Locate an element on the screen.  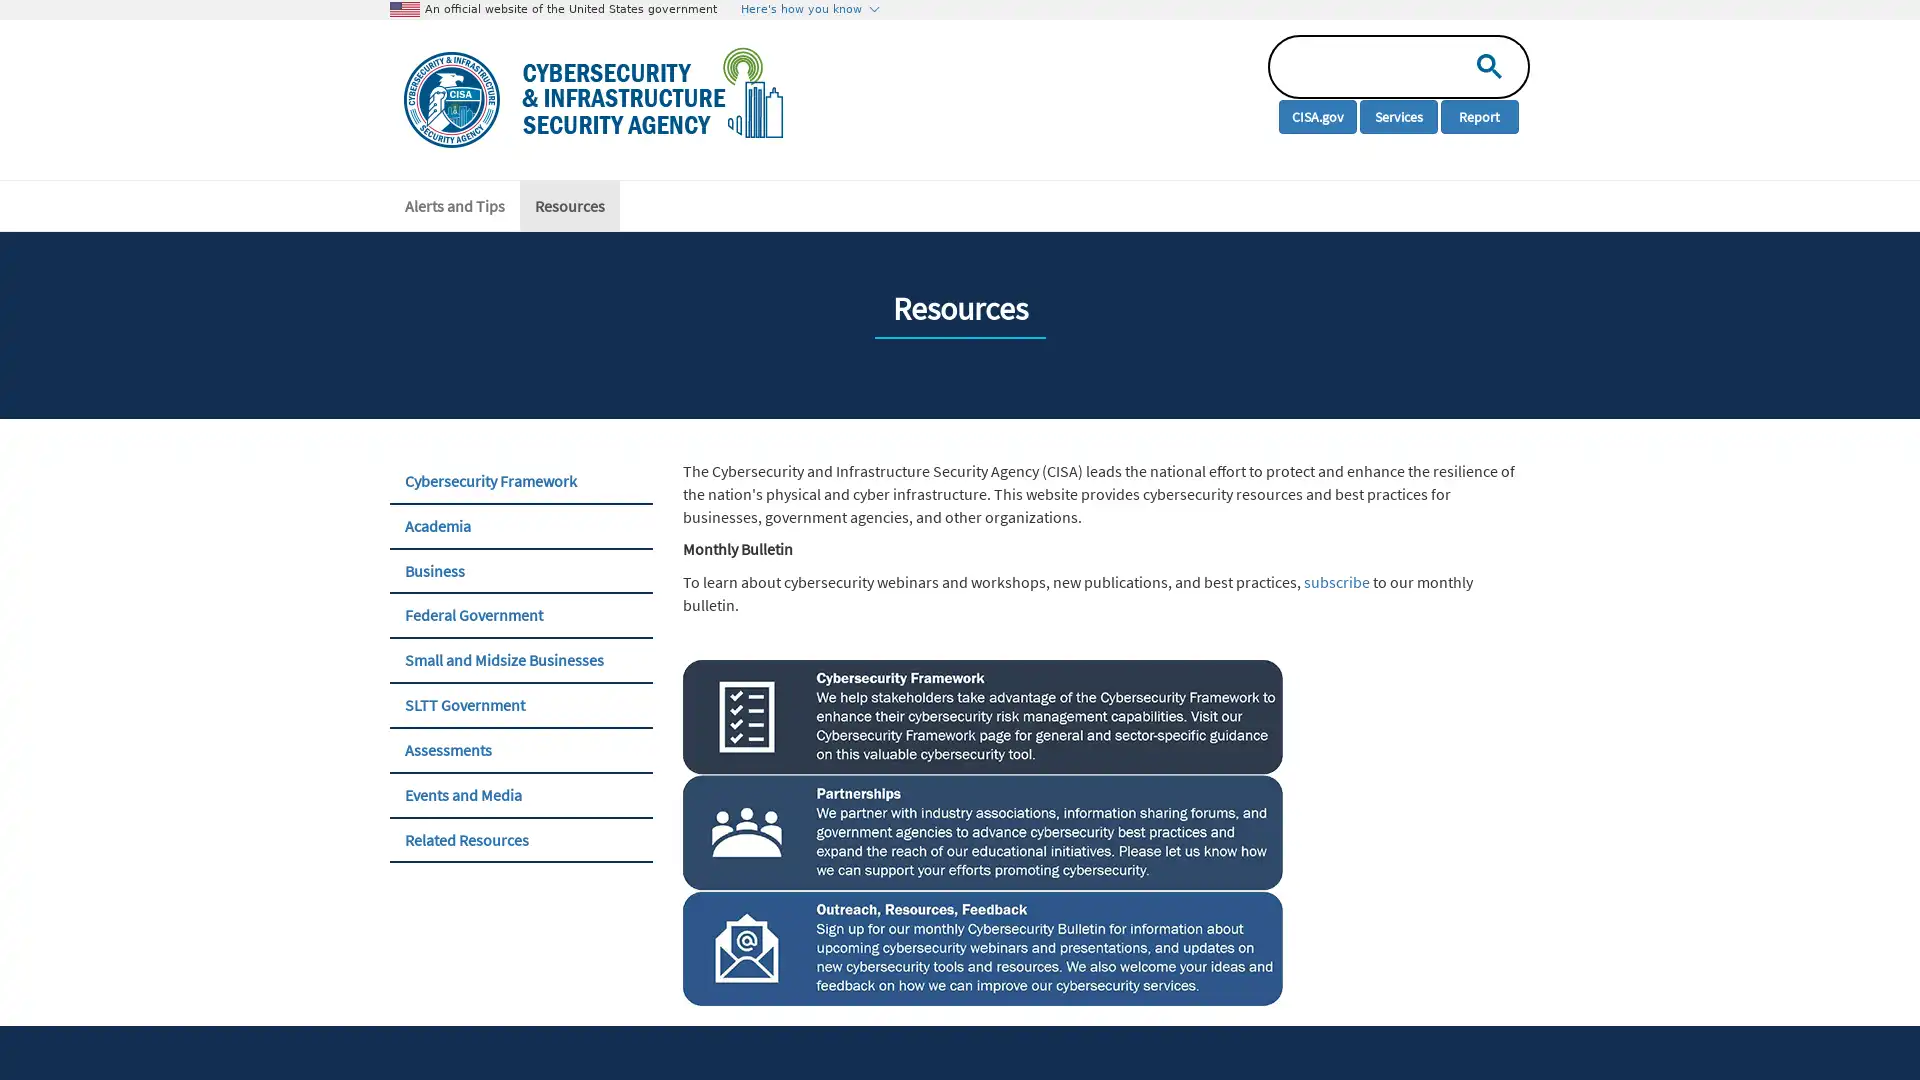
search is located at coordinates (1484, 64).